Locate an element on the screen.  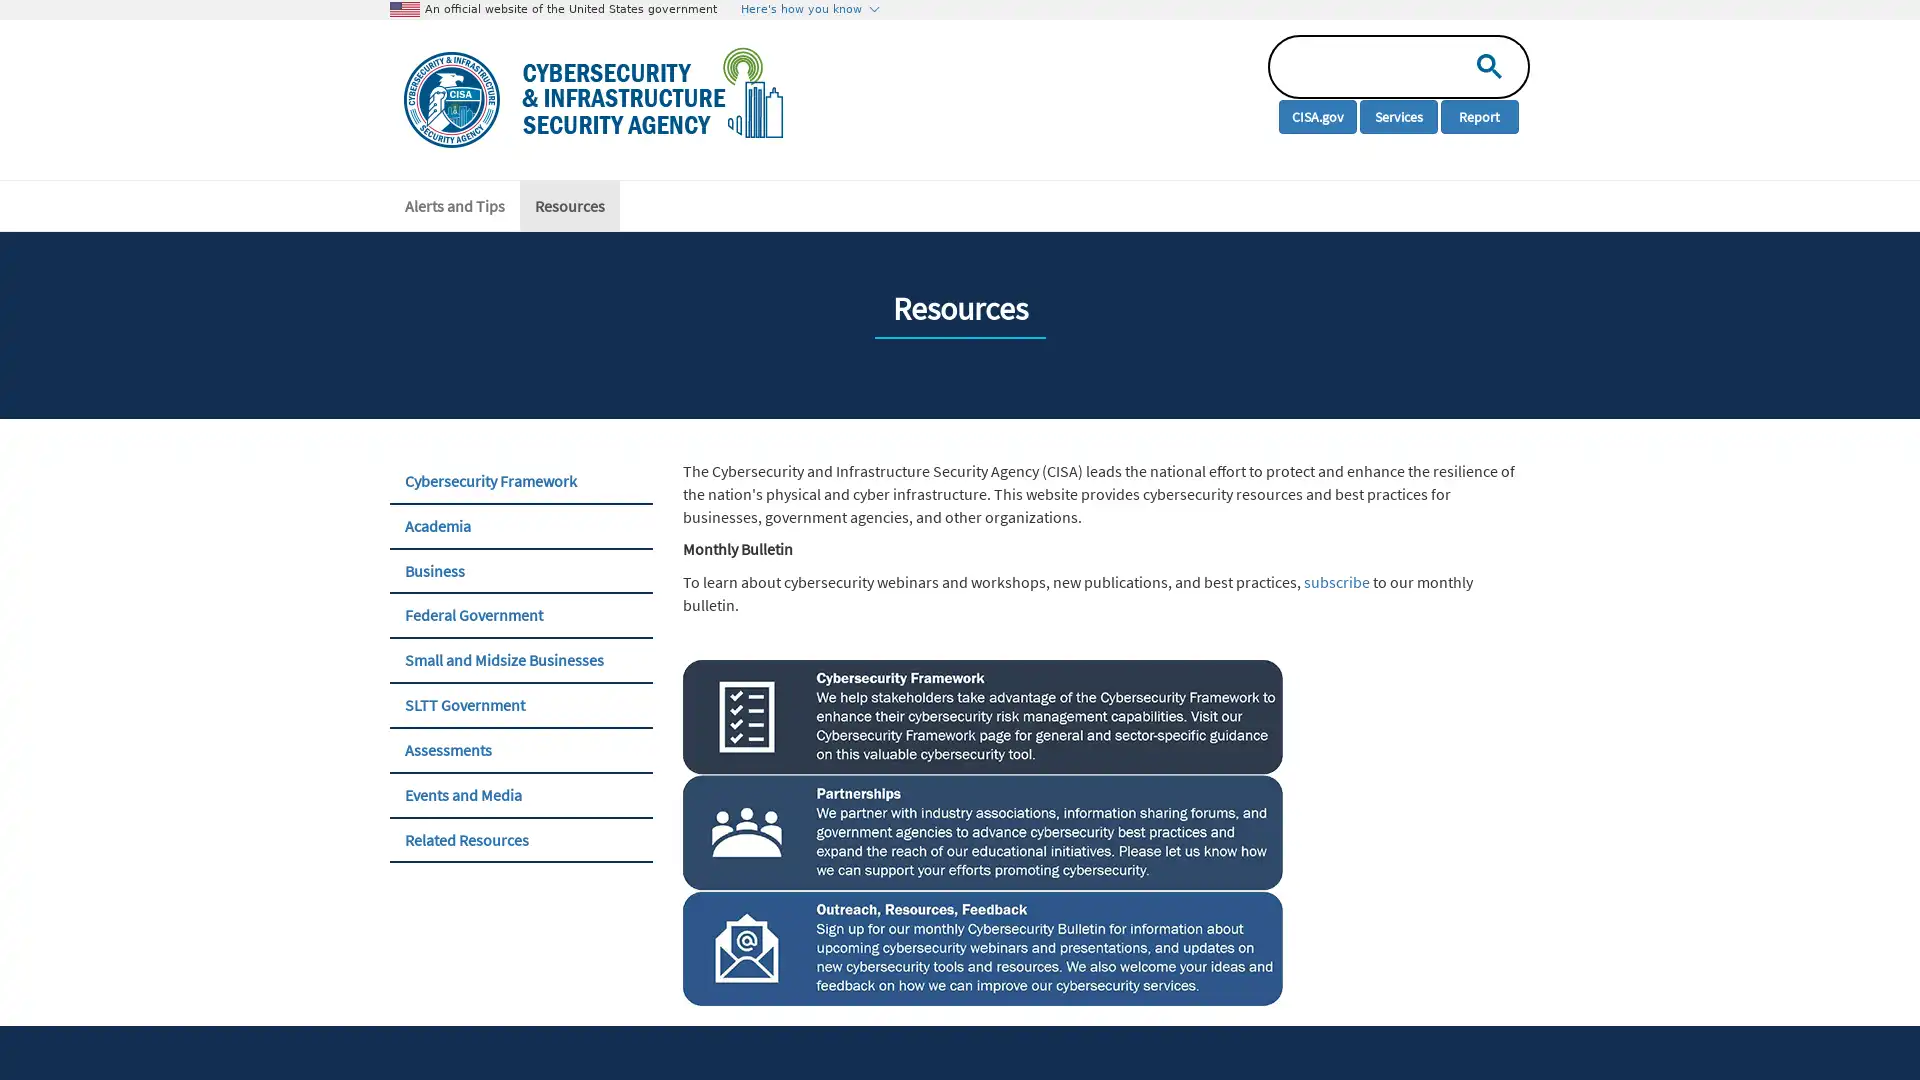
search is located at coordinates (1484, 64).